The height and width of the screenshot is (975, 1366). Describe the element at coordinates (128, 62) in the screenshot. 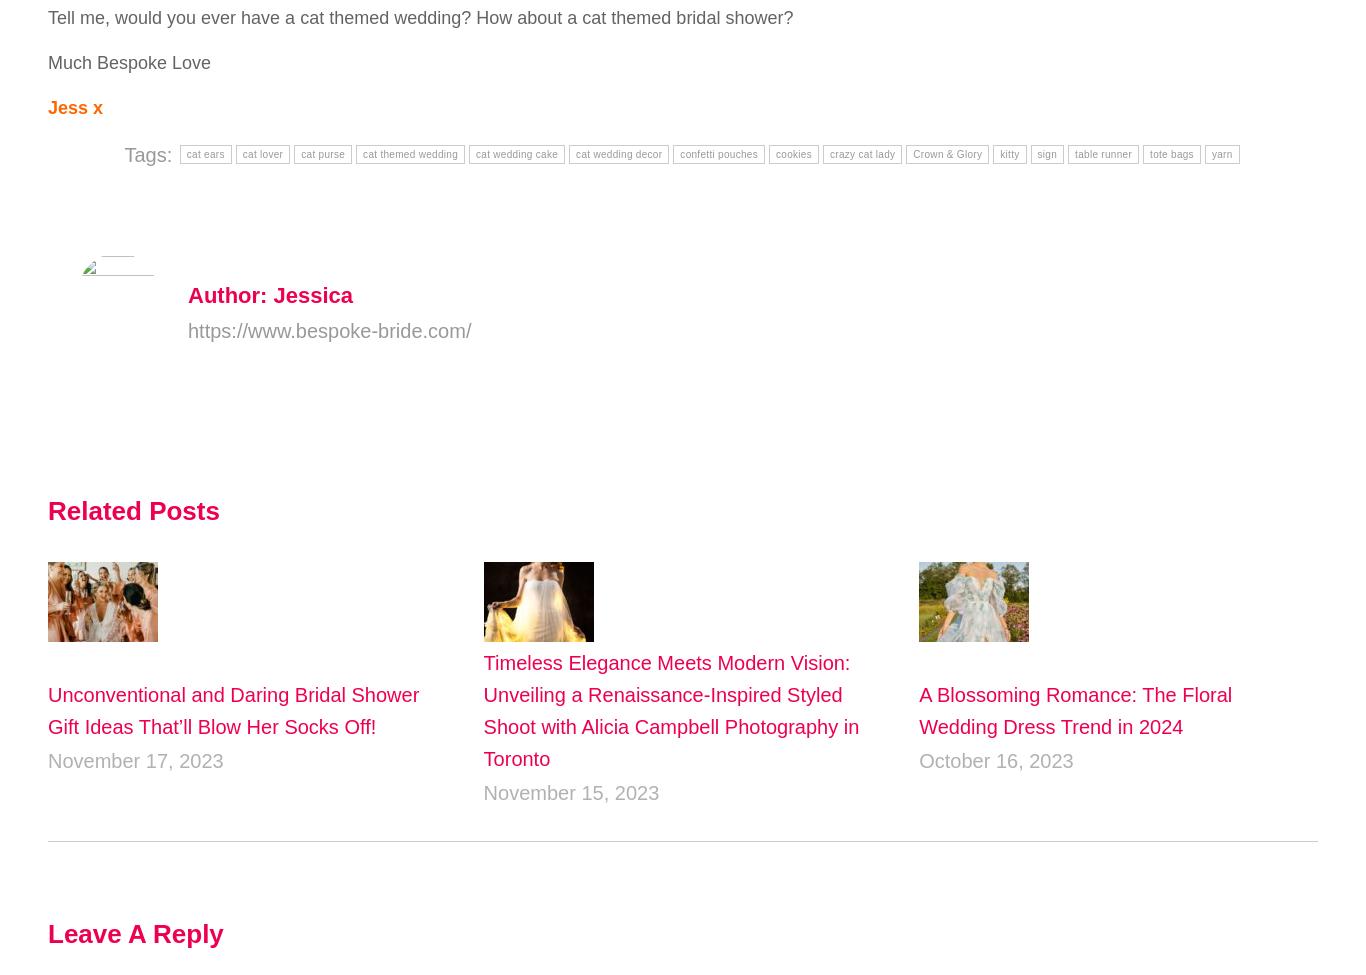

I see `'Much Bespoke Love'` at that location.